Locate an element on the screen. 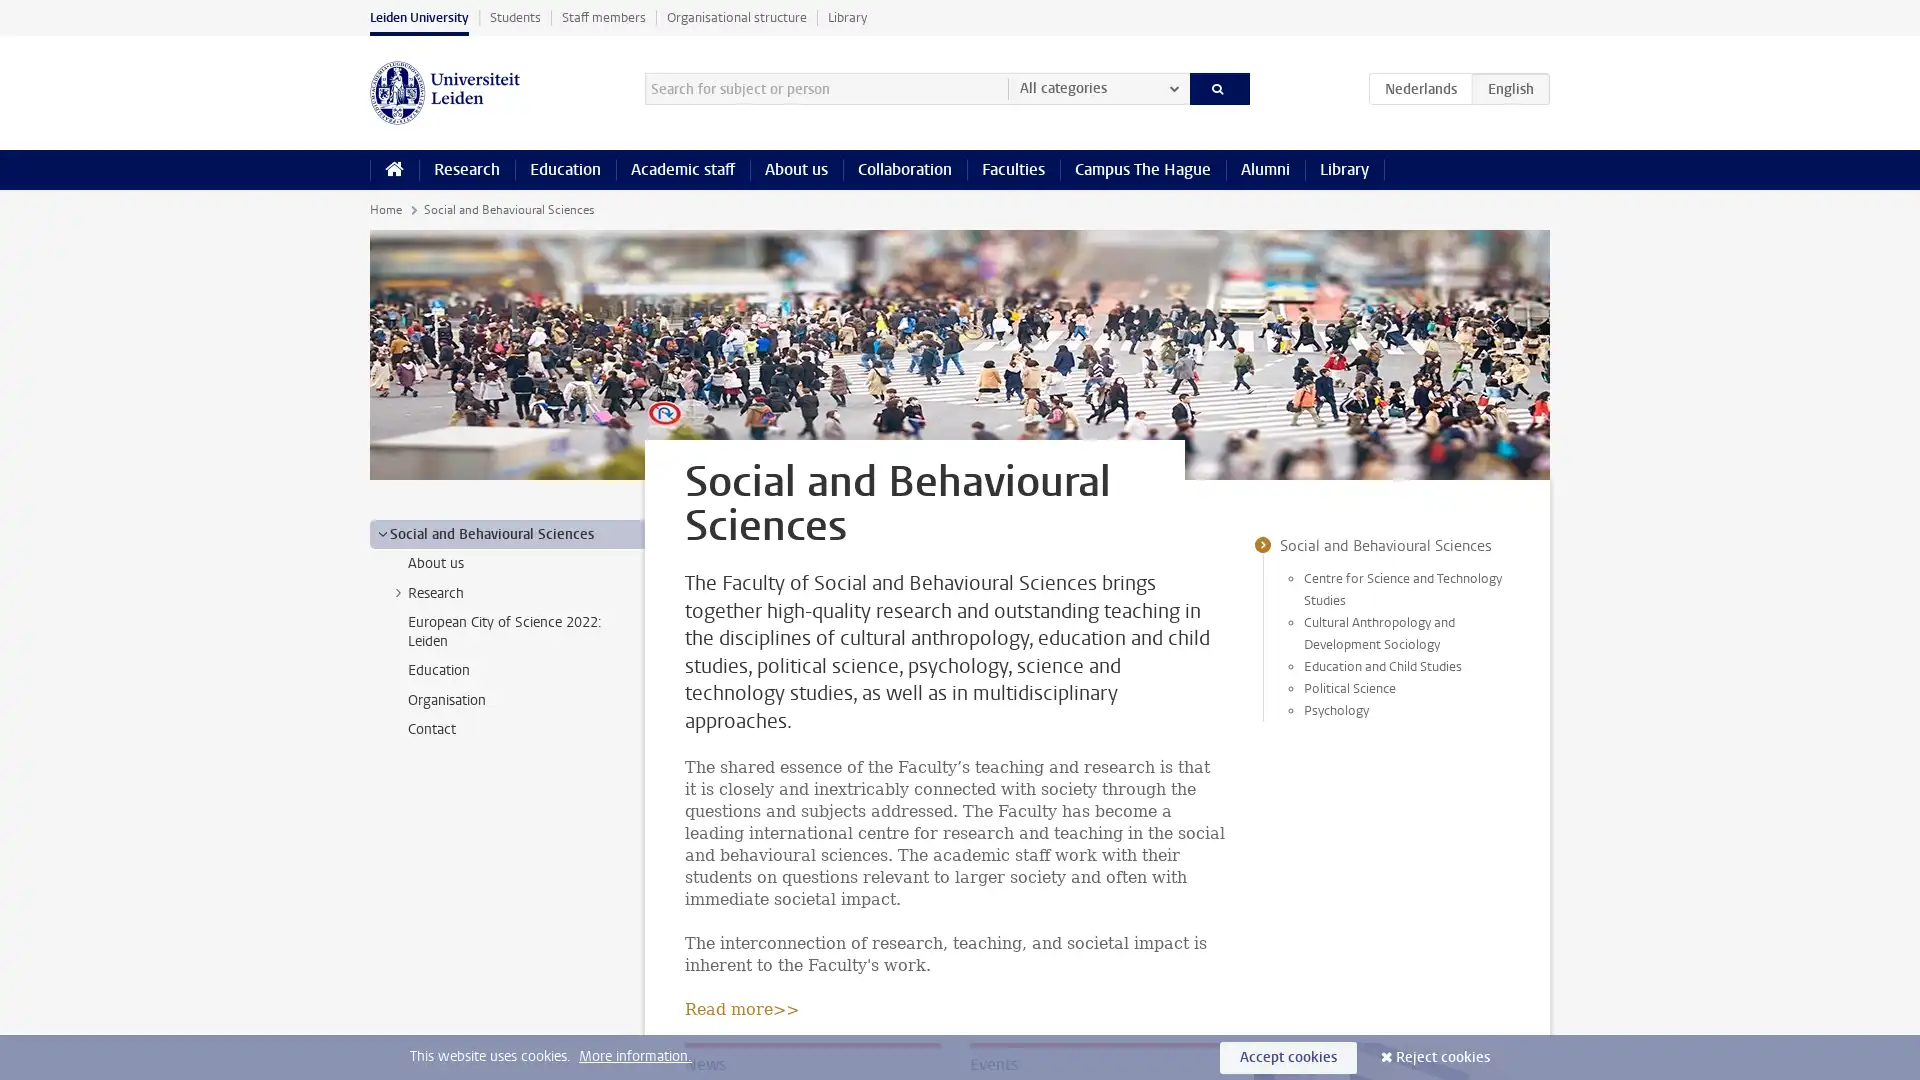 The image size is (1920, 1080). Search is located at coordinates (1218, 87).